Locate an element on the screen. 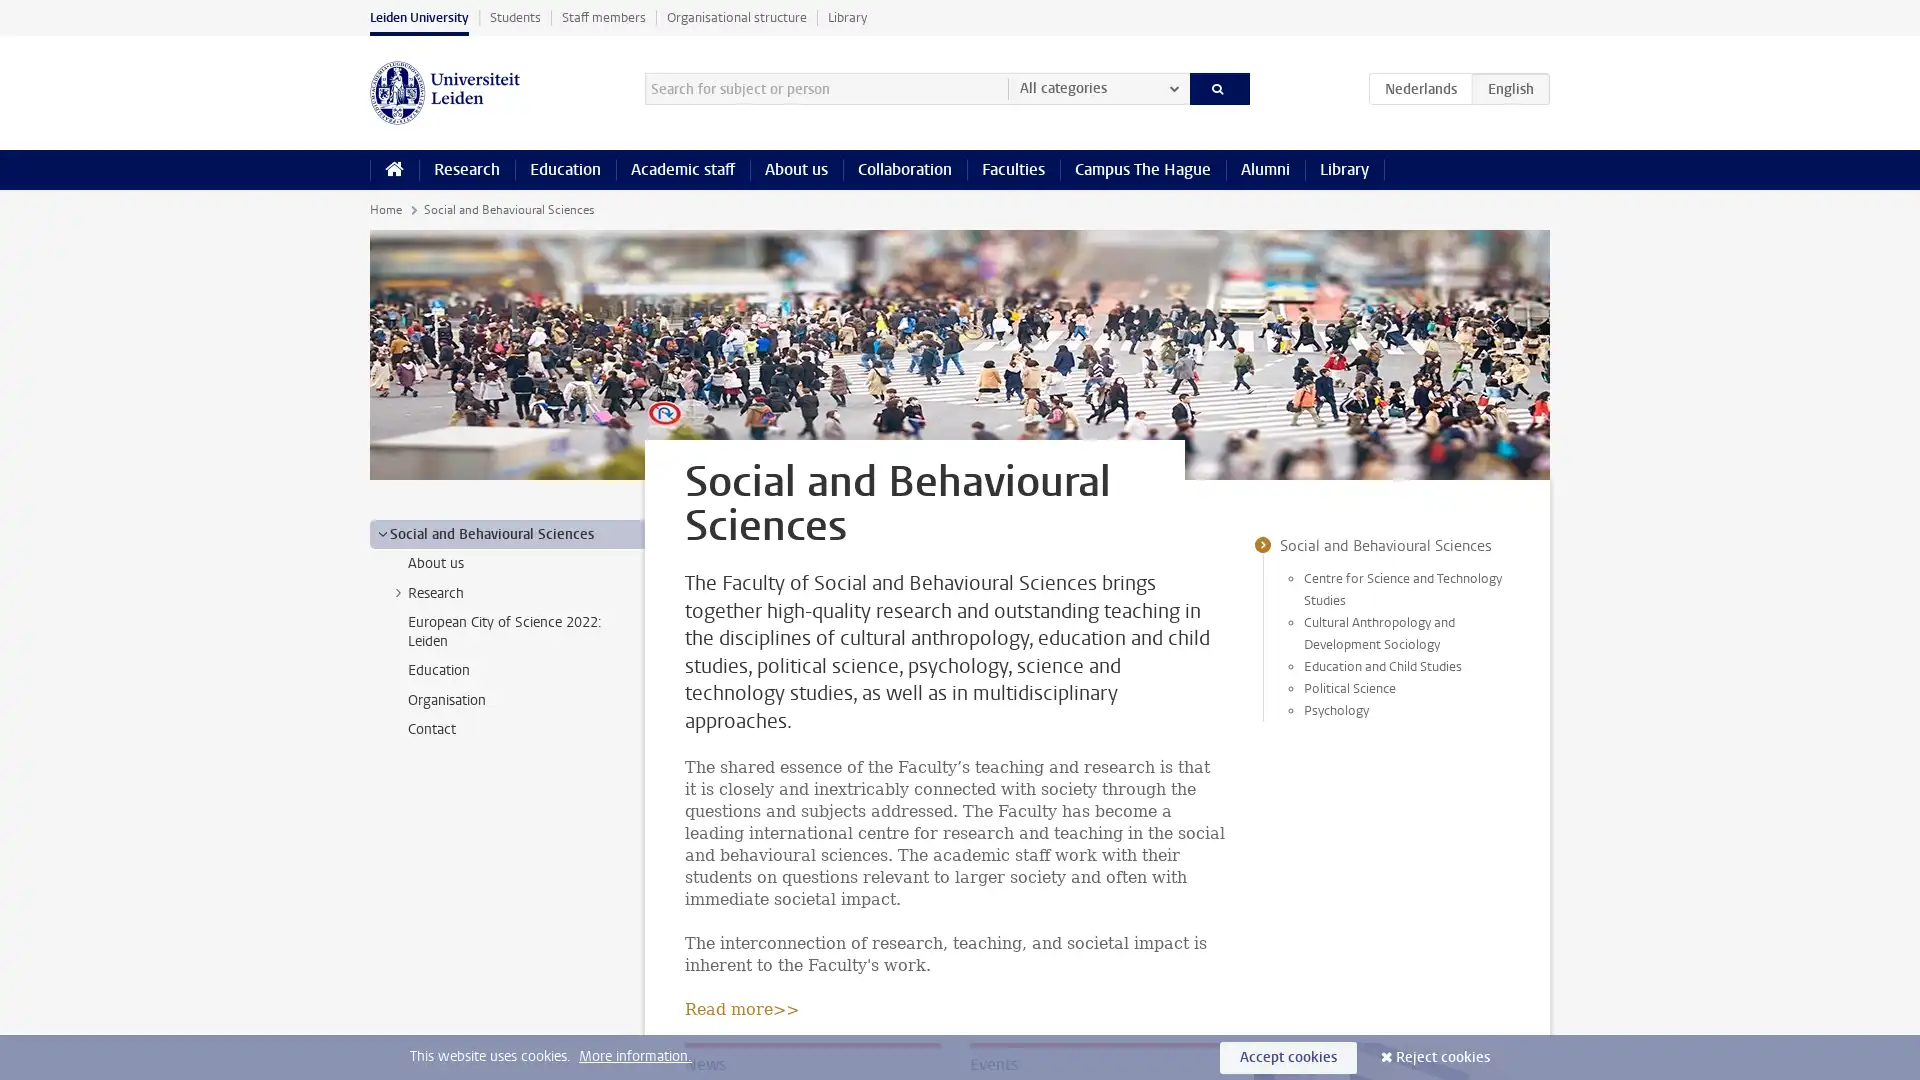 The image size is (1920, 1080). Search is located at coordinates (1218, 87).